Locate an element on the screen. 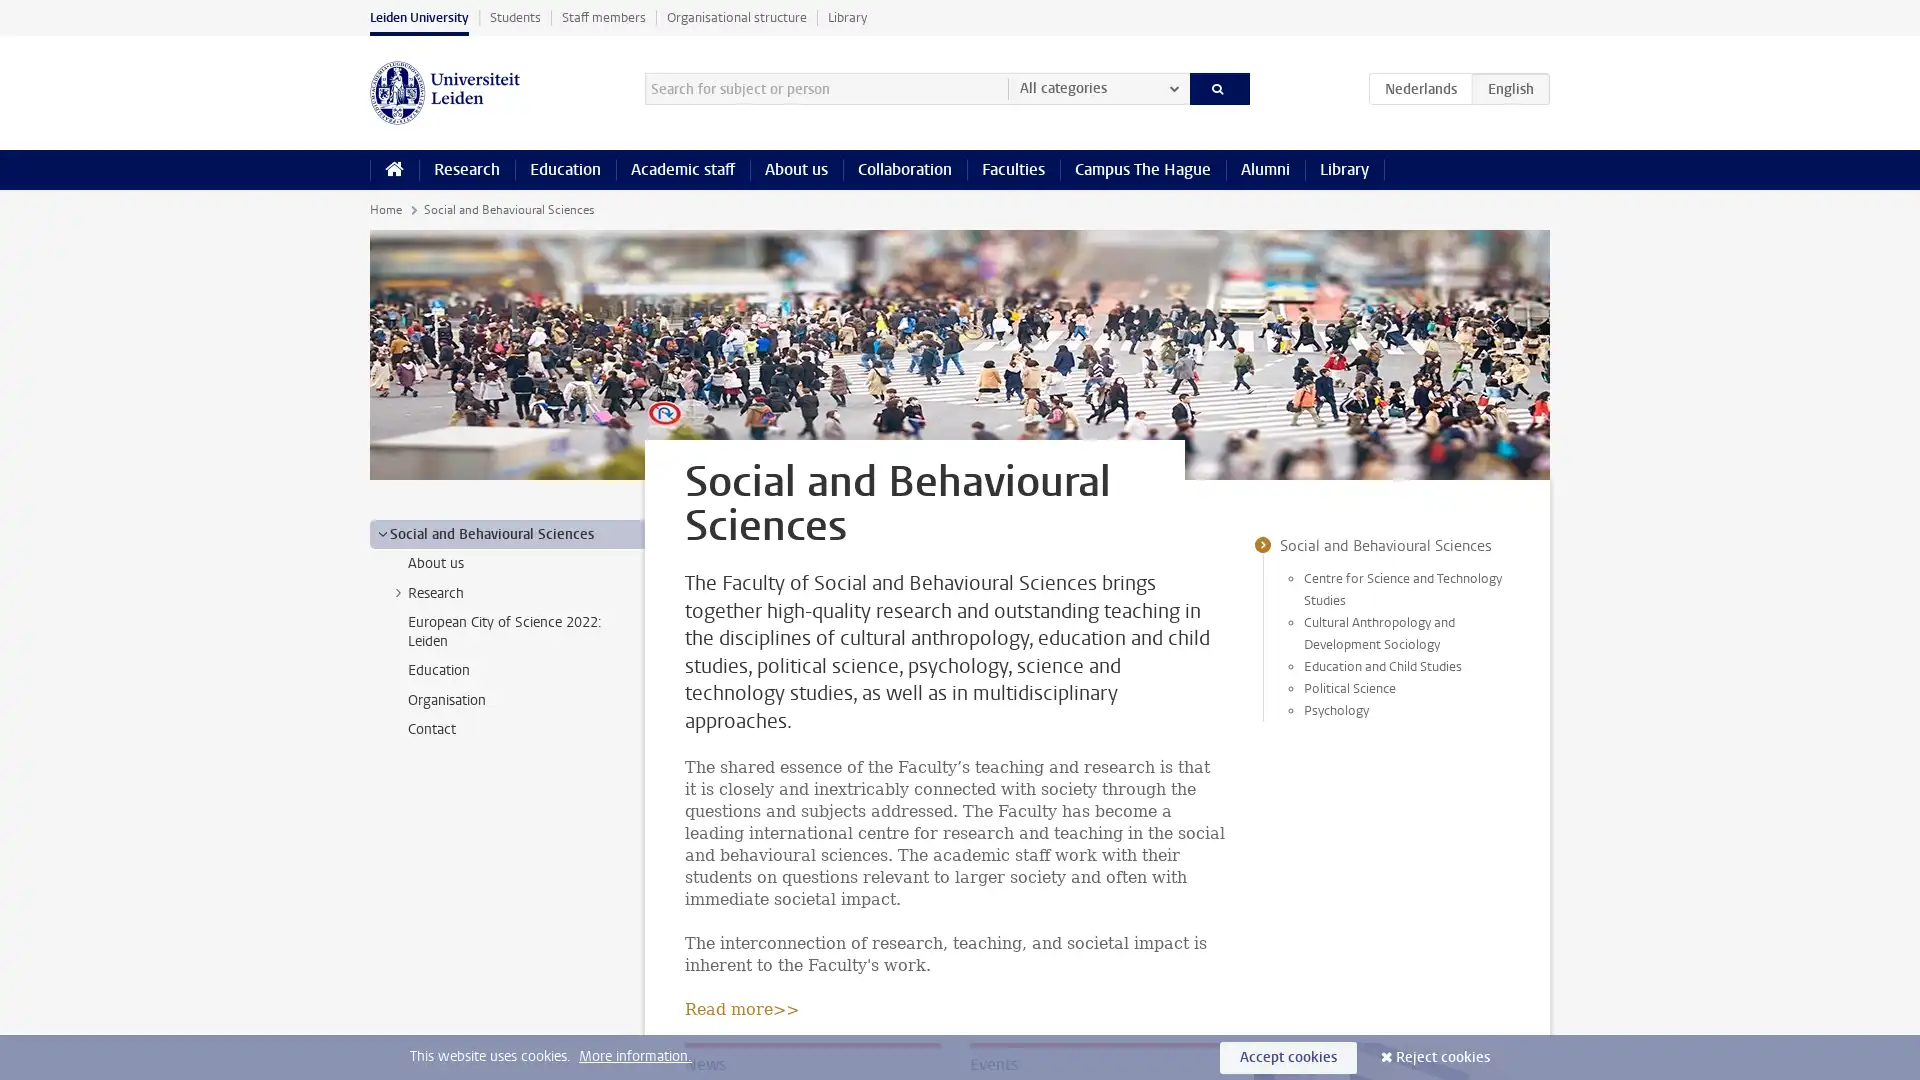 The image size is (1920, 1080). Search is located at coordinates (1218, 87).